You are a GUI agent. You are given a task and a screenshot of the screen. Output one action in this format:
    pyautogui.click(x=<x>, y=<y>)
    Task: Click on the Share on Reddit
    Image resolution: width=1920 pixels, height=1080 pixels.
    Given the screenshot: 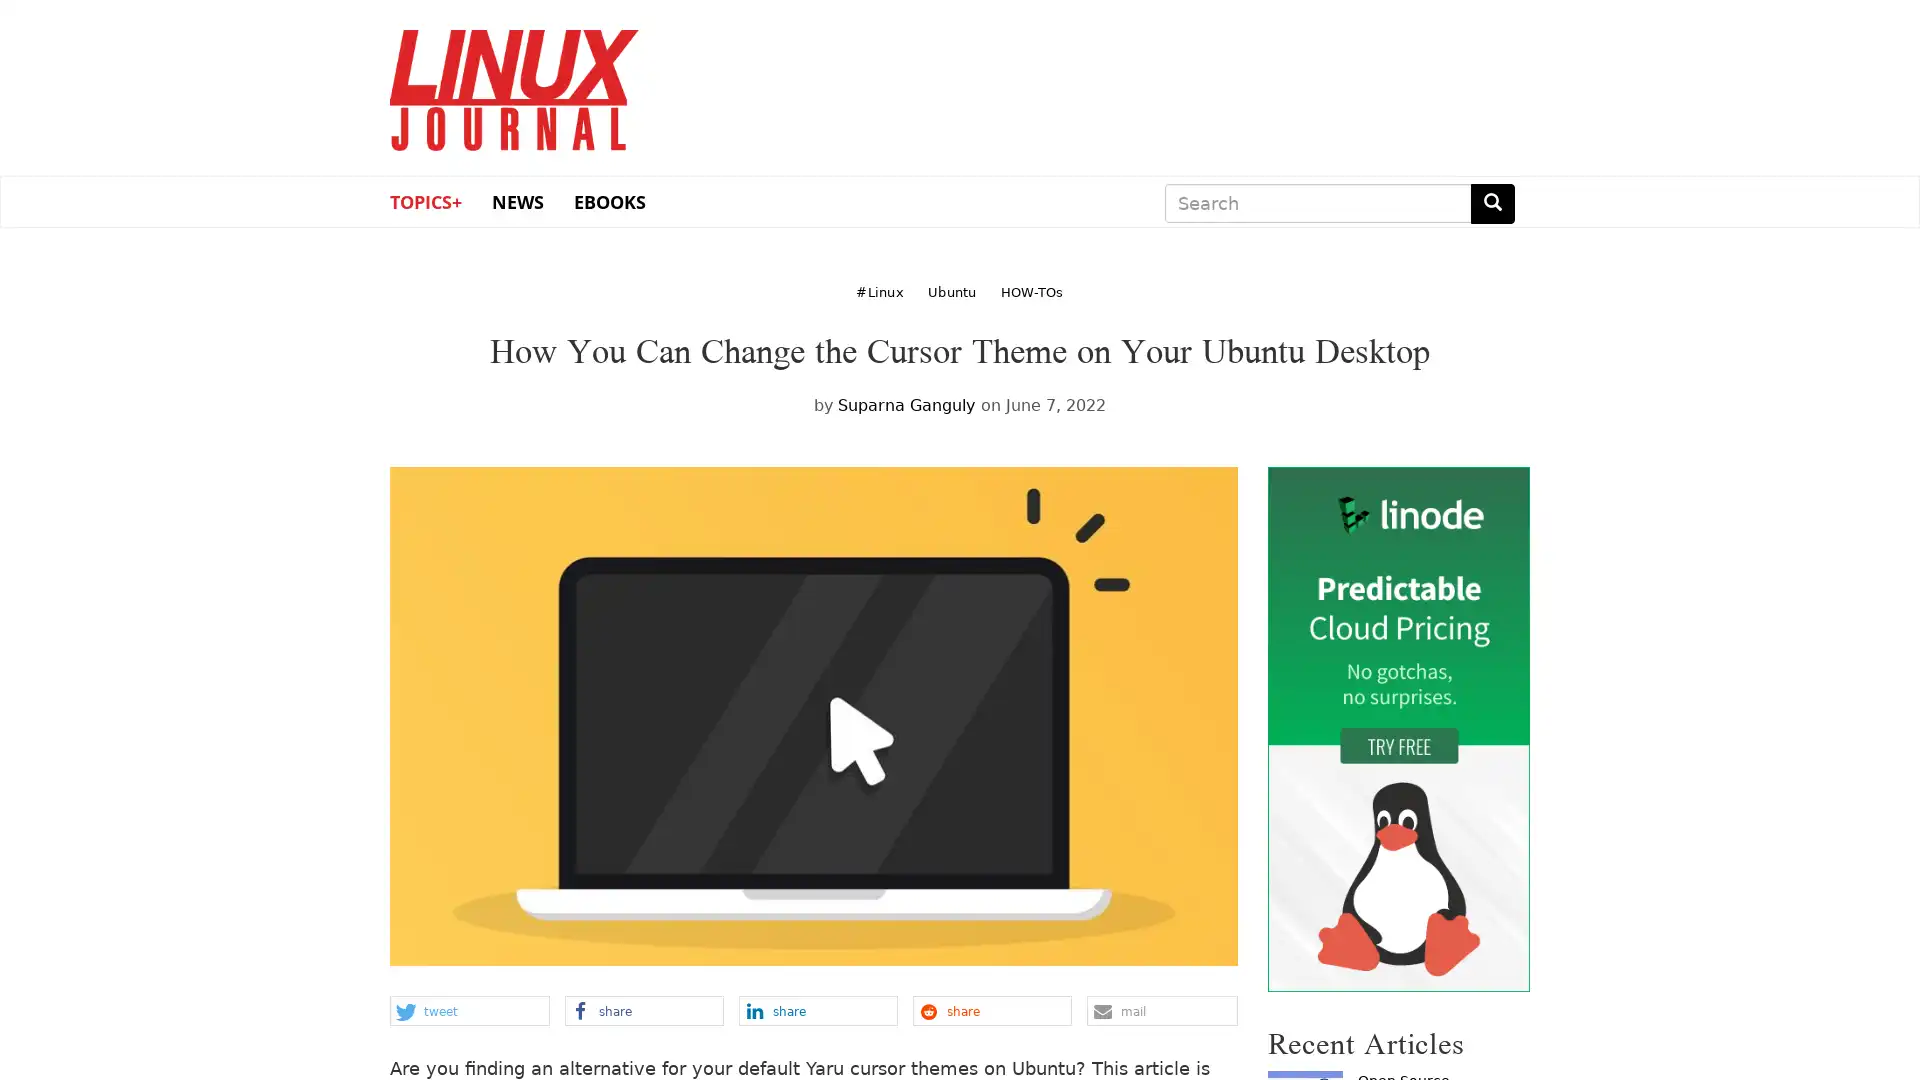 What is the action you would take?
    pyautogui.click(x=991, y=1010)
    